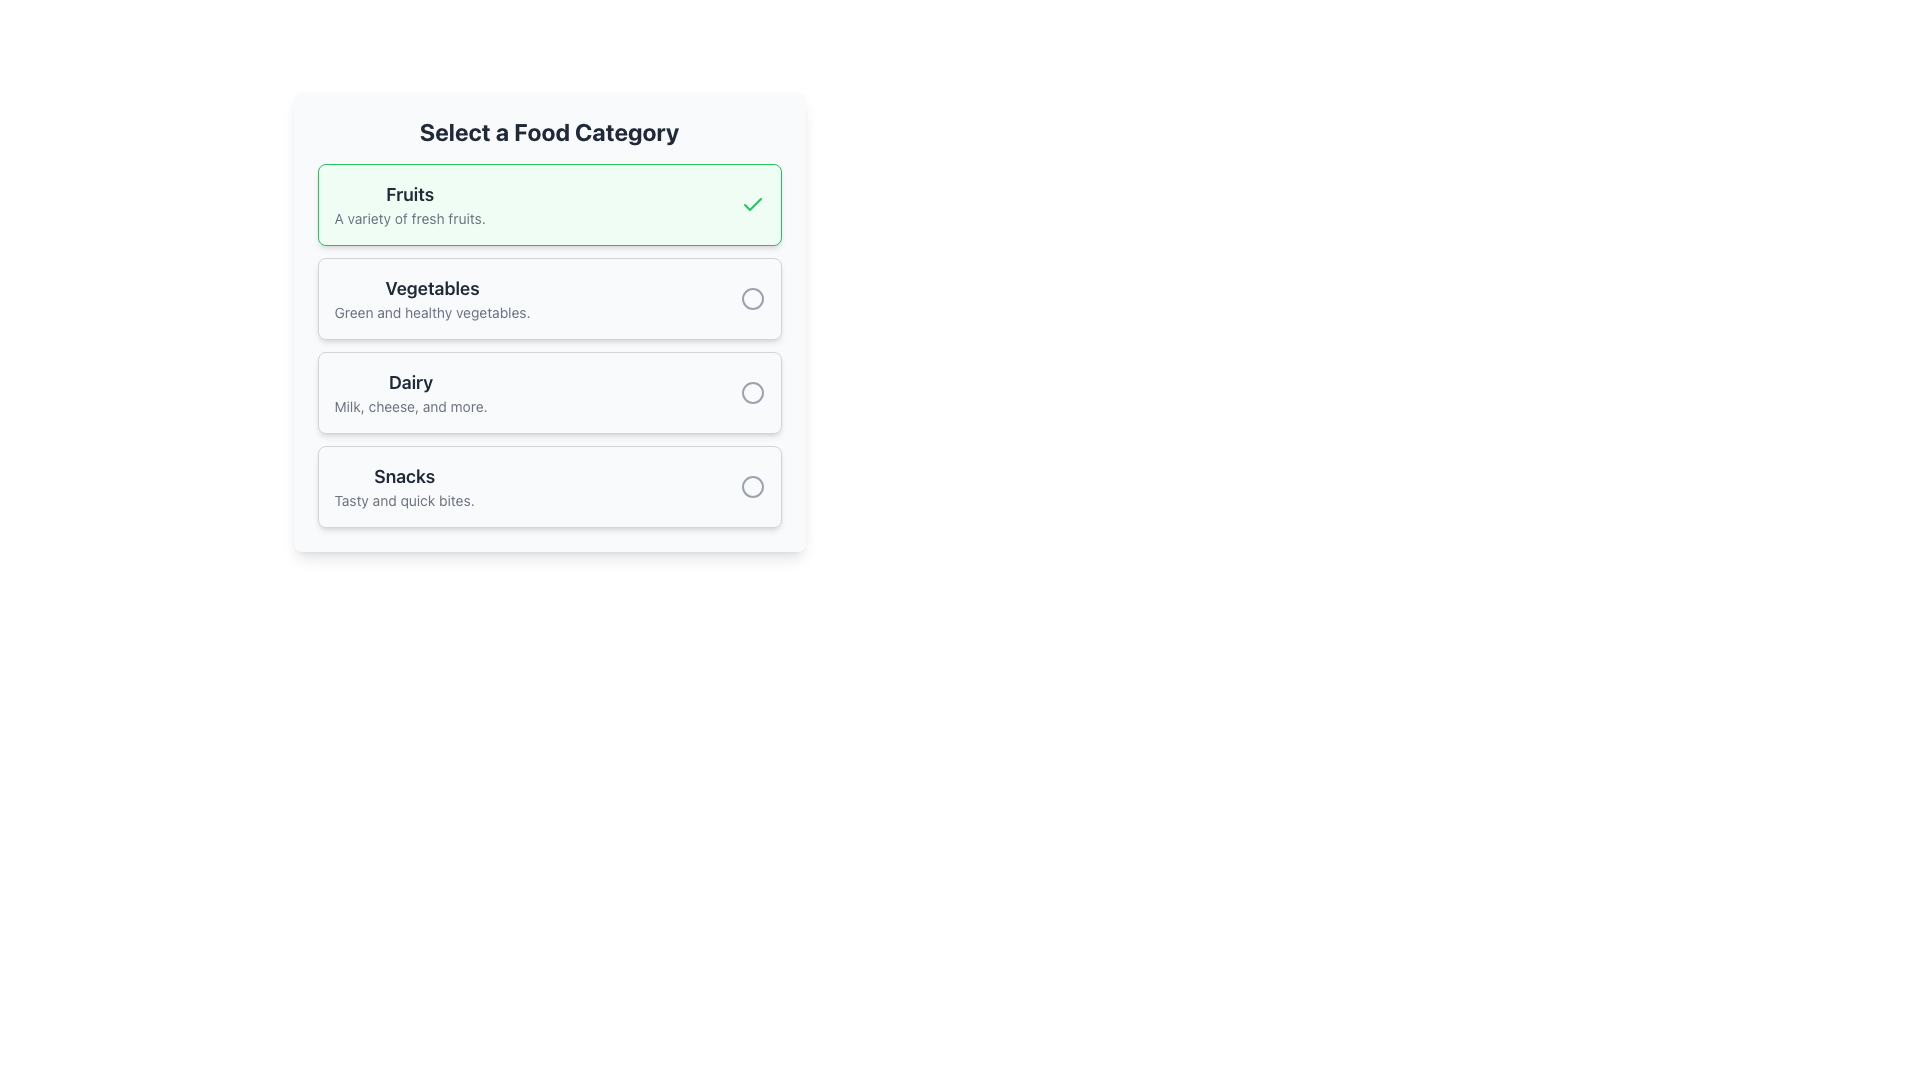 The image size is (1920, 1080). I want to click on the static text labeled 'Snacks', which is prominently displayed in bold, large dark gray or black font, positioned within a list of food categories, so click(403, 477).